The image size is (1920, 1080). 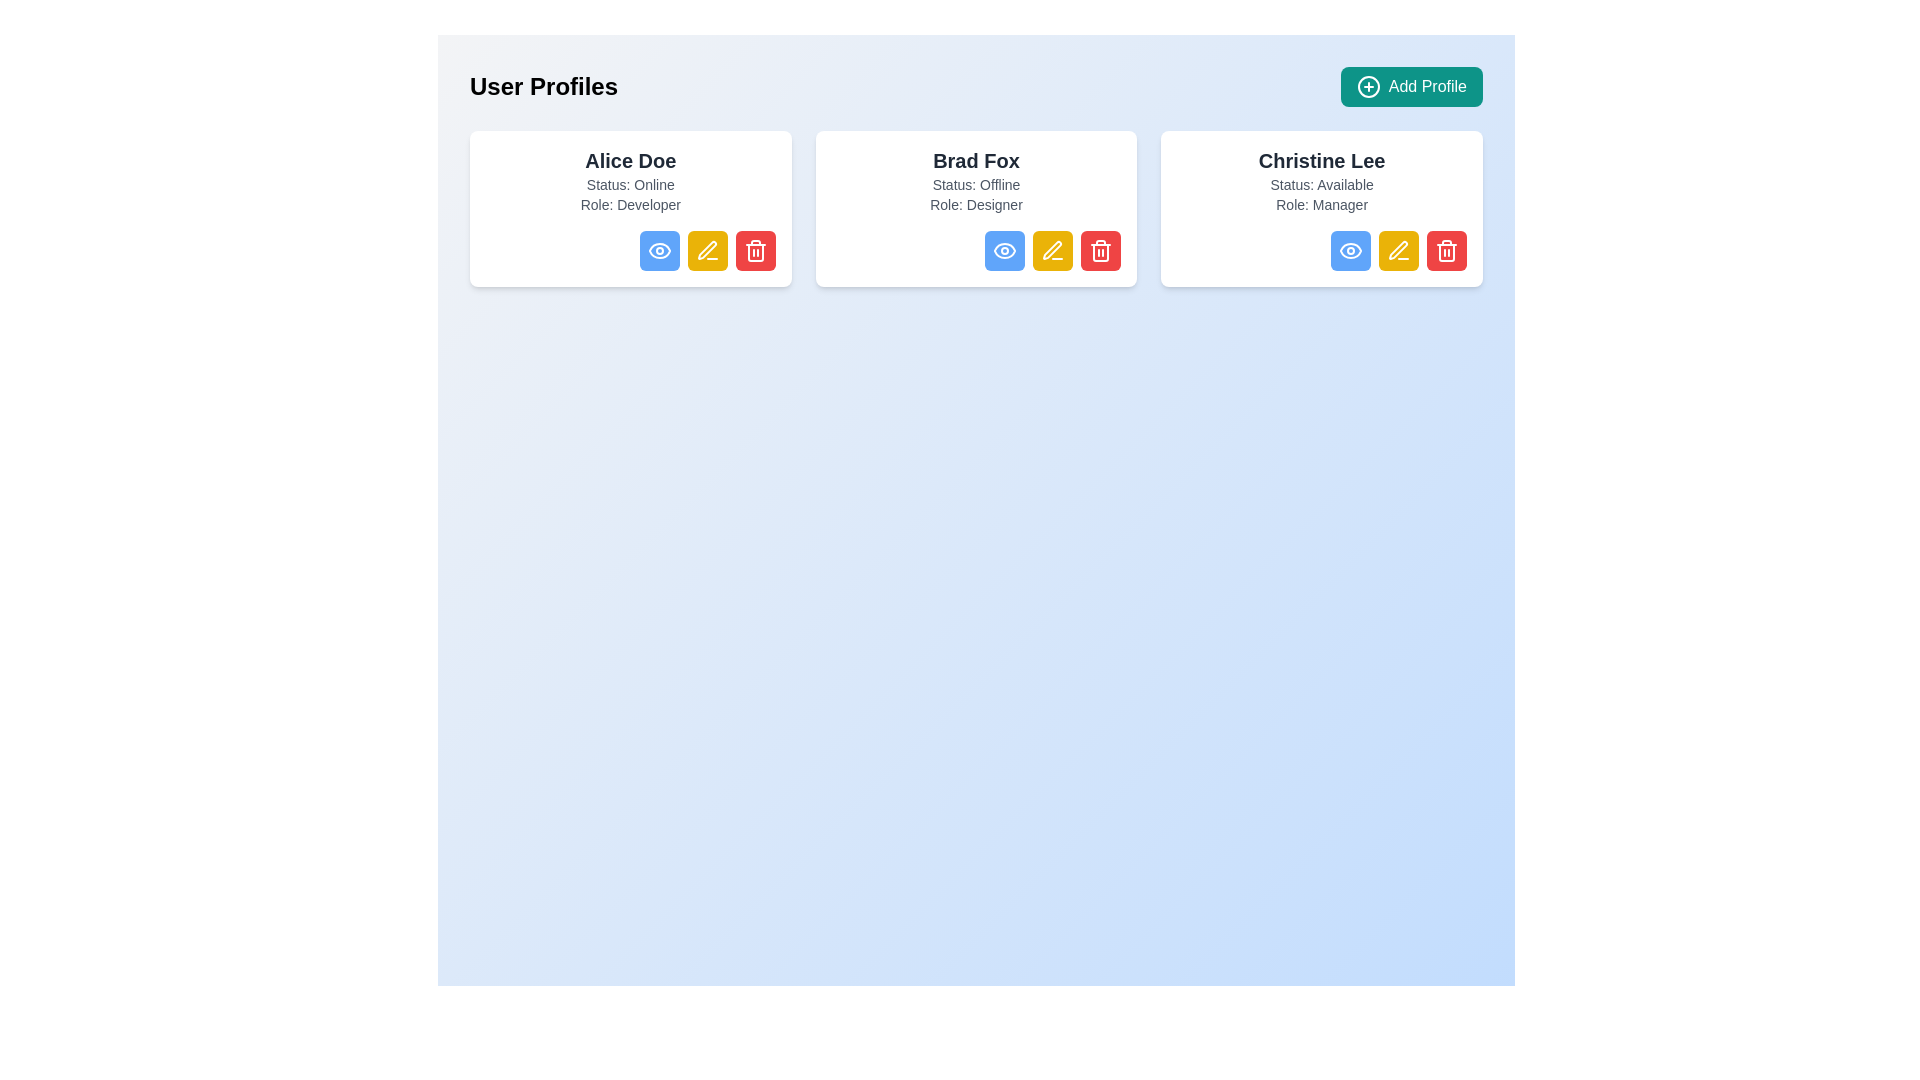 What do you see at coordinates (1397, 249) in the screenshot?
I see `the edit icon in the user 'Christine Lee's' card` at bounding box center [1397, 249].